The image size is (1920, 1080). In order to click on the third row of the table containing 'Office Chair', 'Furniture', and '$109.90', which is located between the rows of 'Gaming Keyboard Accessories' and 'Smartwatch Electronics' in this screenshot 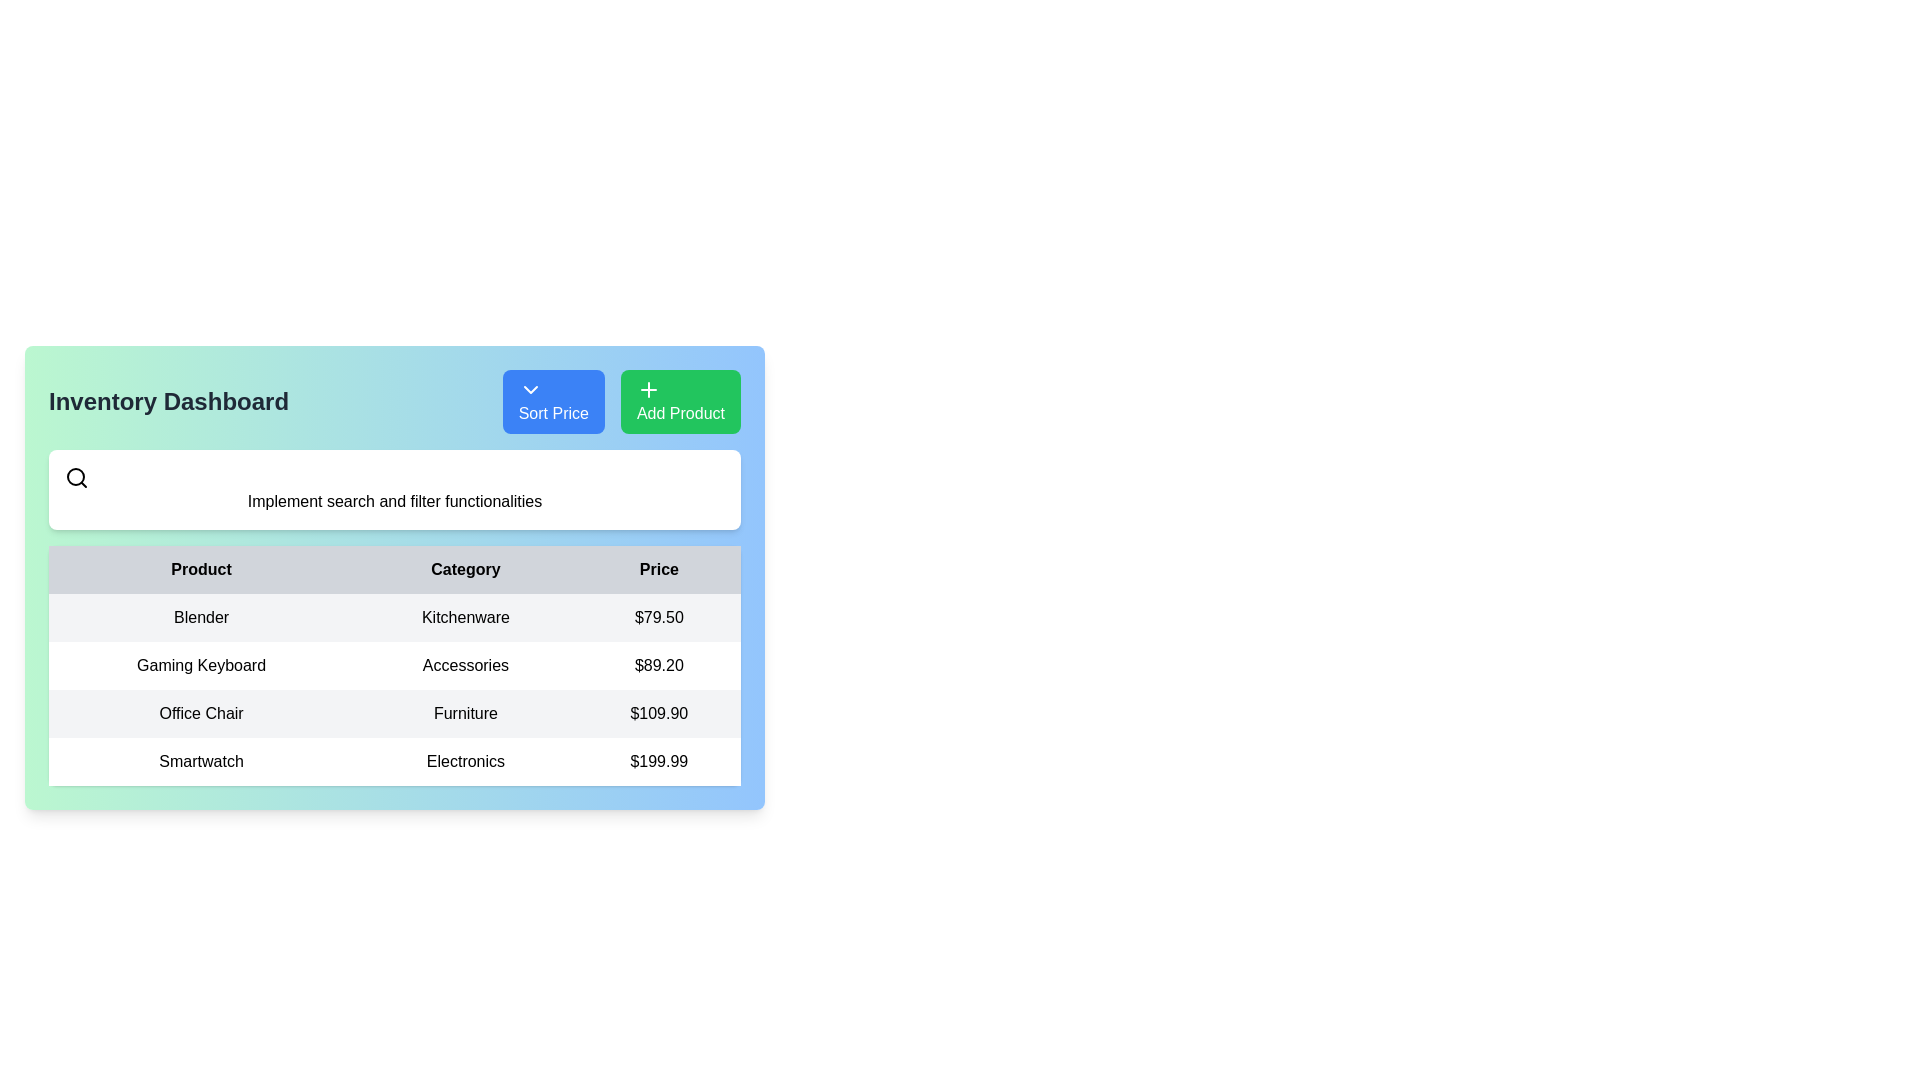, I will do `click(394, 712)`.